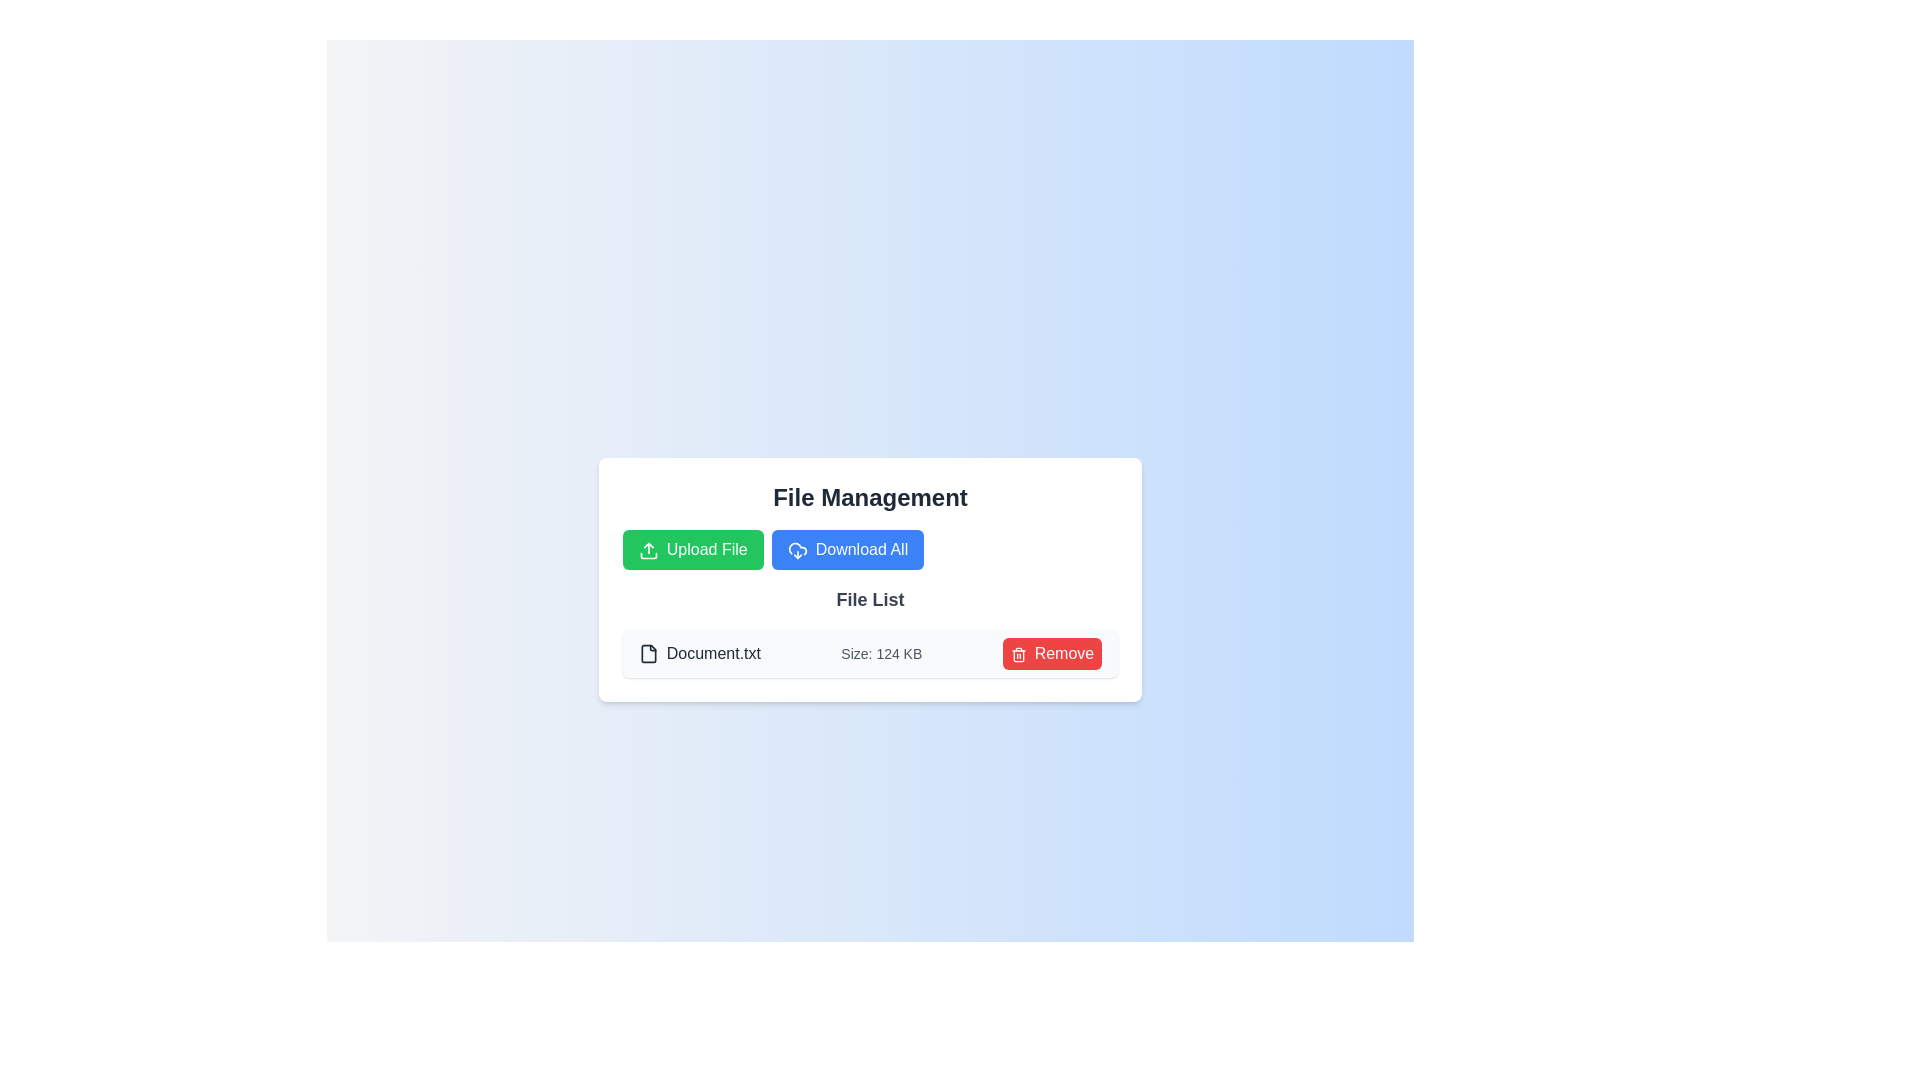 The height and width of the screenshot is (1080, 1920). What do you see at coordinates (648, 654) in the screenshot?
I see `the document icon resembling a piece of paper with a folded corner, located to the left of the 'Document.txt' label in the file management section` at bounding box center [648, 654].